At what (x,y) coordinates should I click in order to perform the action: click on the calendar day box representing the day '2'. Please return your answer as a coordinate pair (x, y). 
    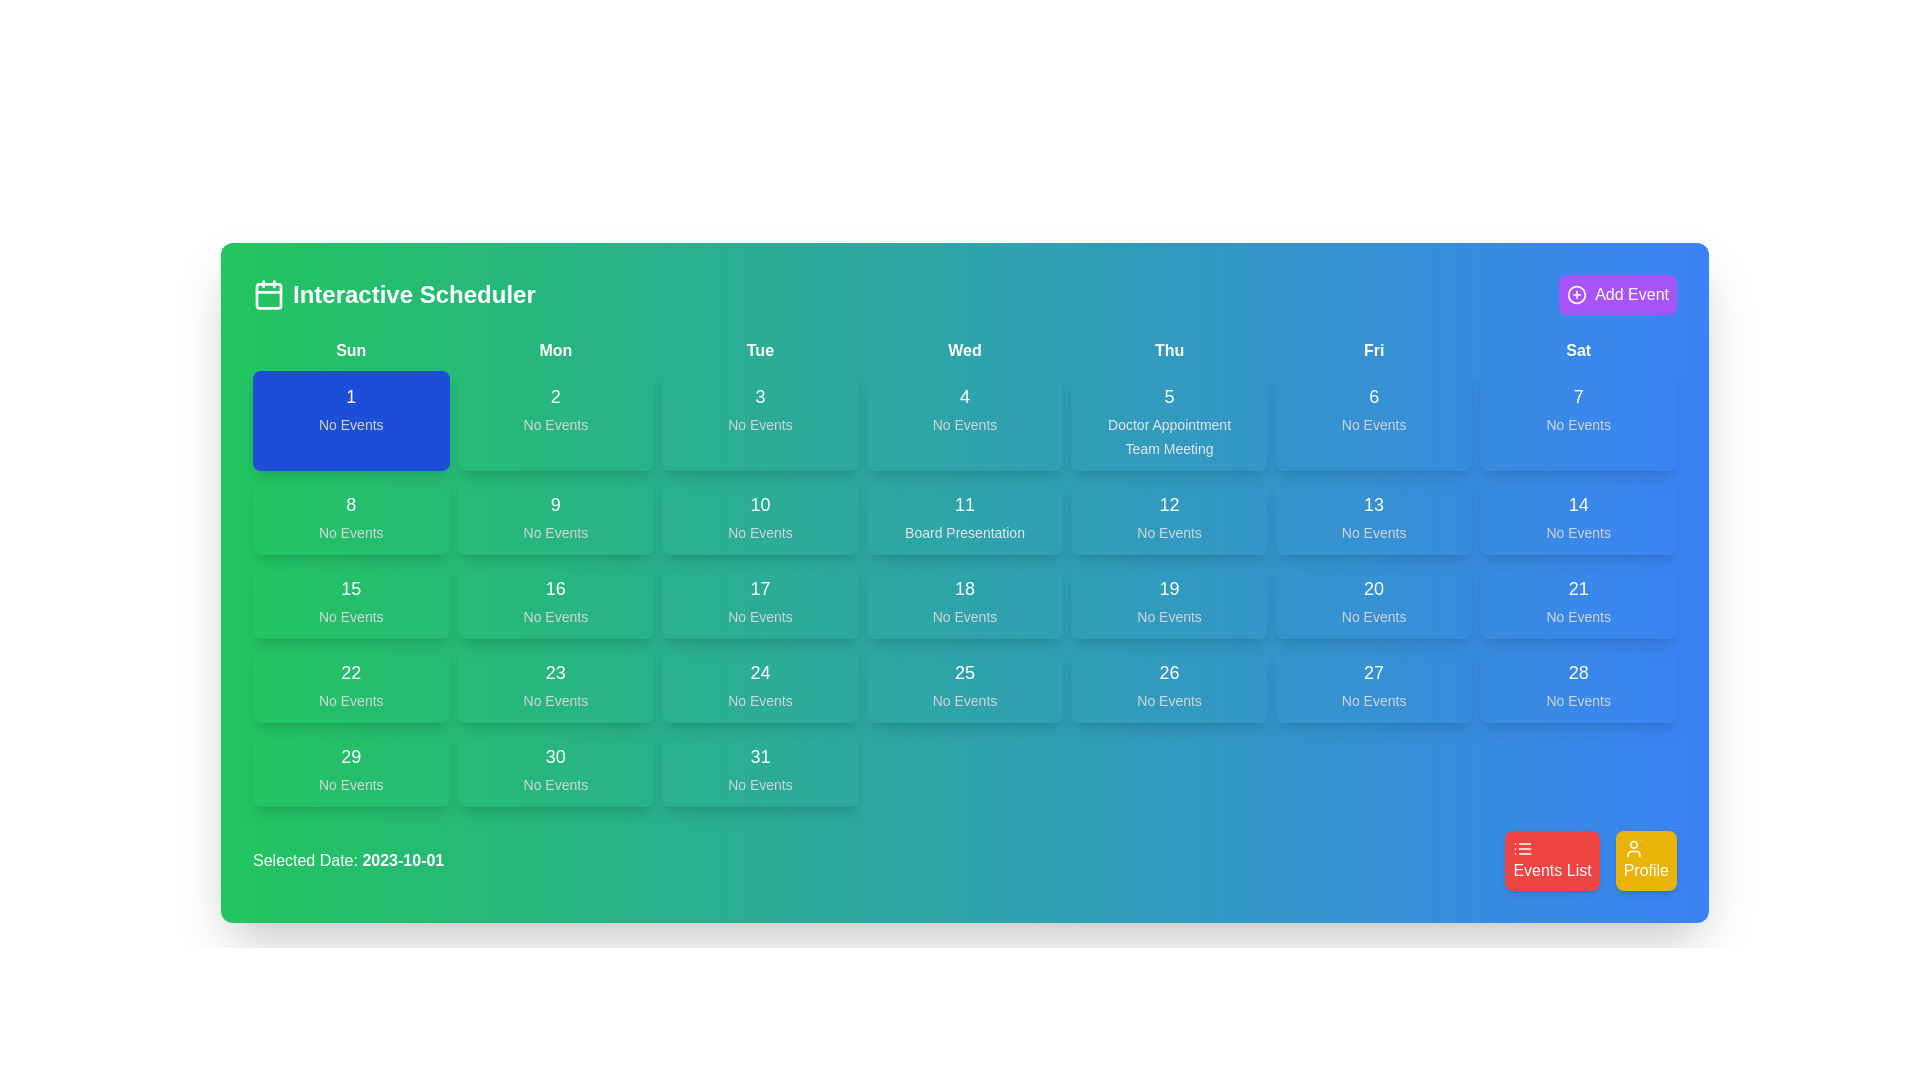
    Looking at the image, I should click on (555, 419).